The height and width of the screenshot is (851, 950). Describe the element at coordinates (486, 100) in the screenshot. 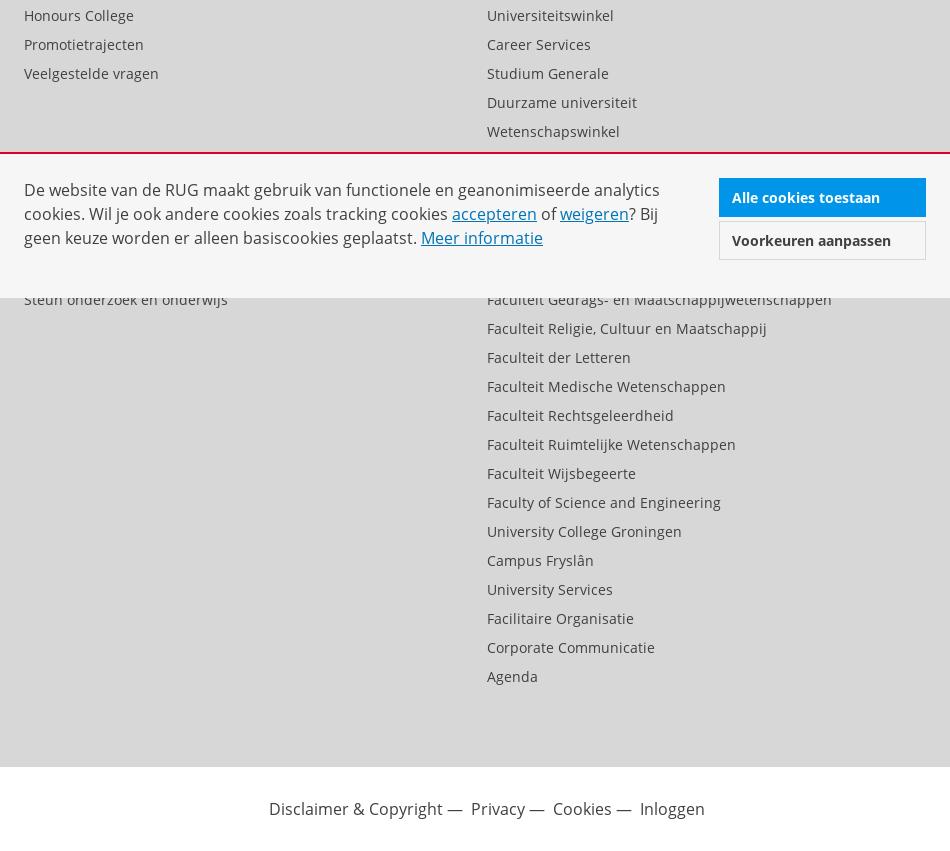

I see `'Duurzame universiteit'` at that location.